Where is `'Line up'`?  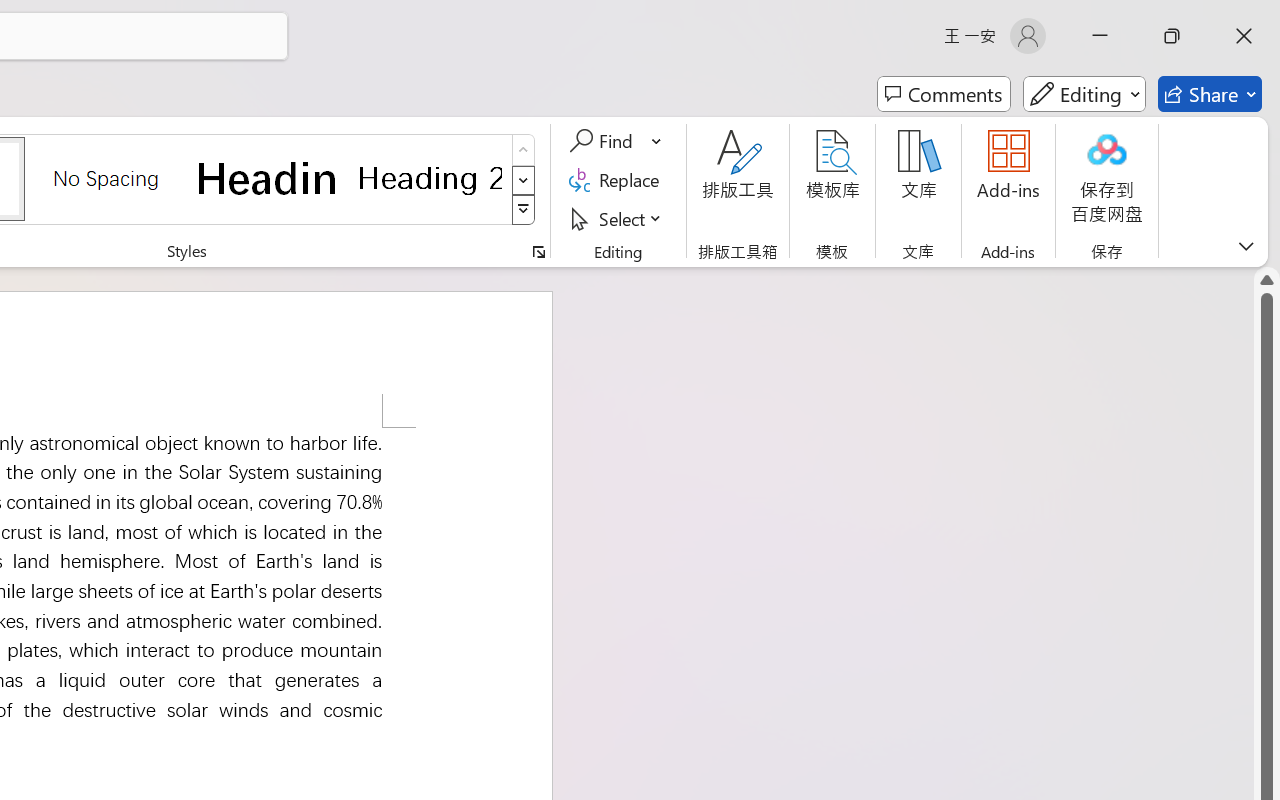 'Line up' is located at coordinates (1266, 280).